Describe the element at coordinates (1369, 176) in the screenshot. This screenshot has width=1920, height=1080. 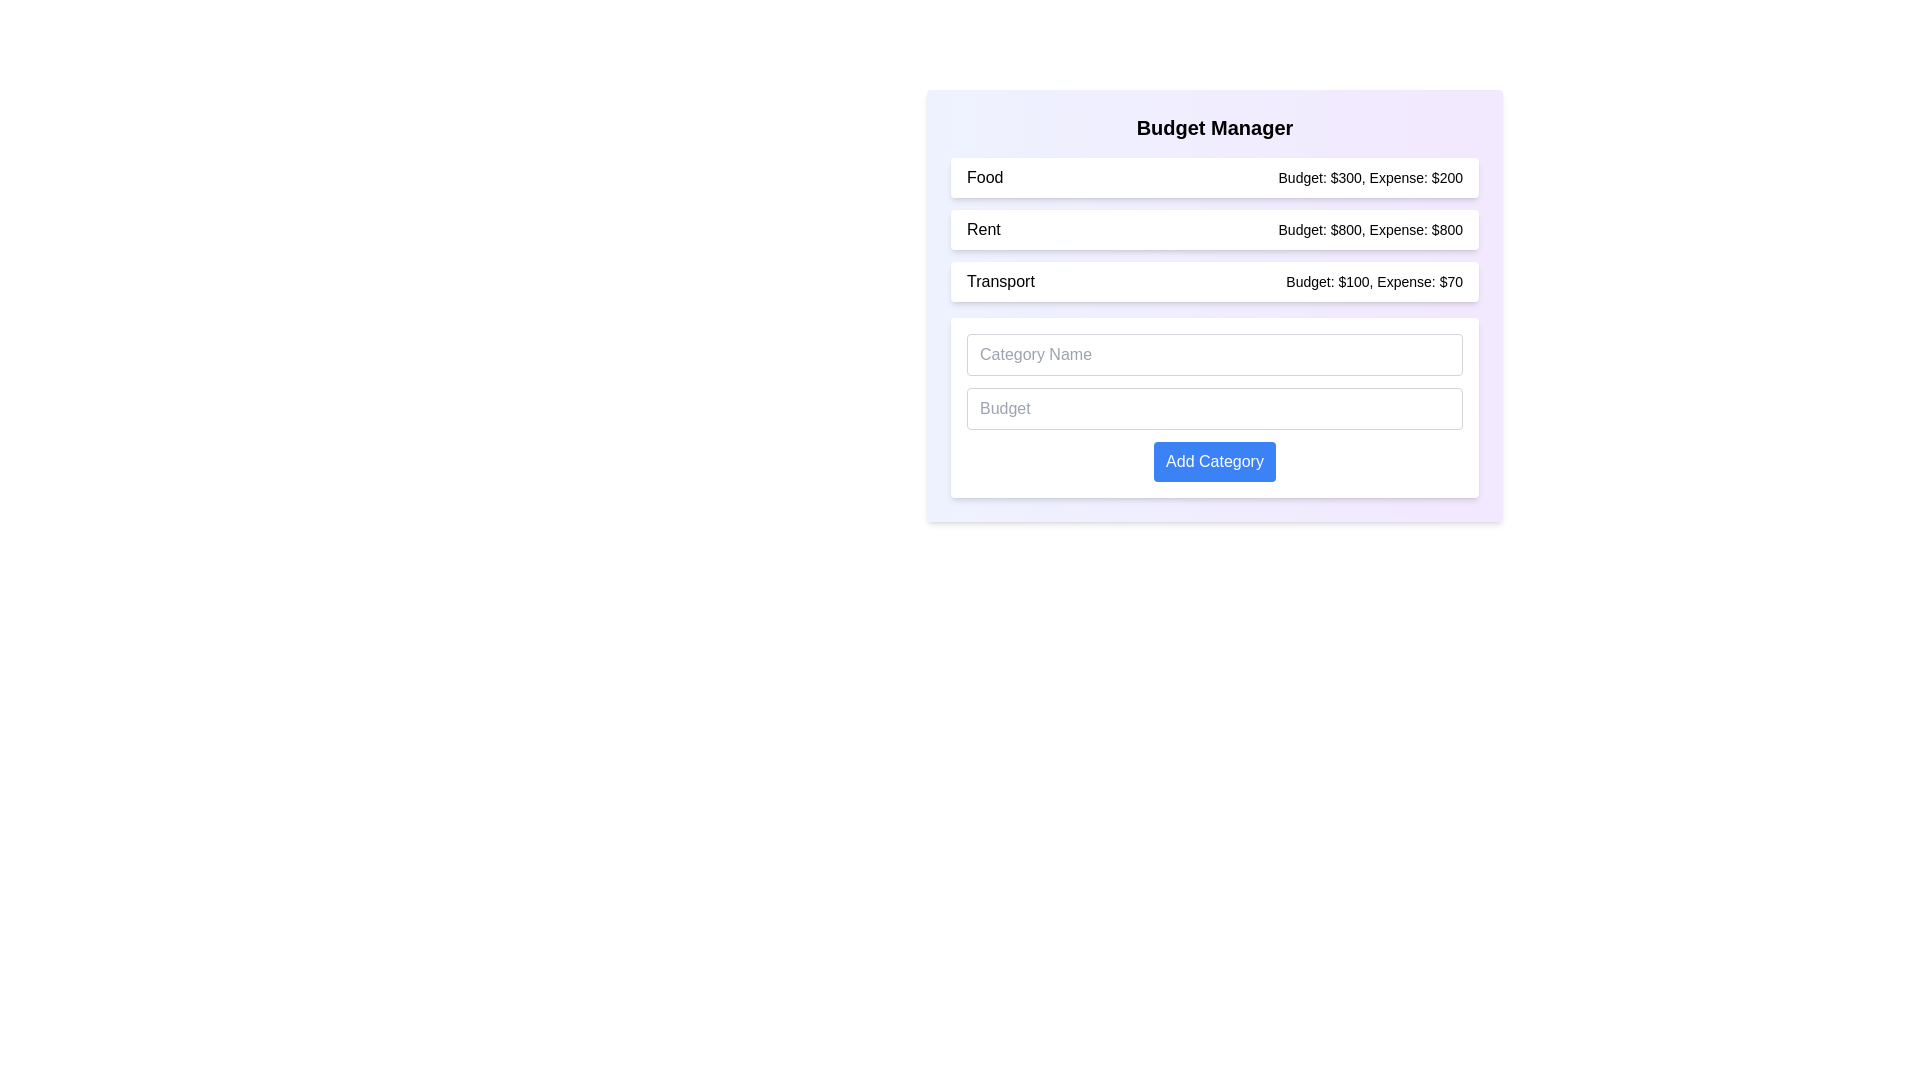
I see `information displayed in the text label that reads 'Budget: $300, Expense: $200', located on the far-right of the horizontal bar labeled 'Food'` at that location.